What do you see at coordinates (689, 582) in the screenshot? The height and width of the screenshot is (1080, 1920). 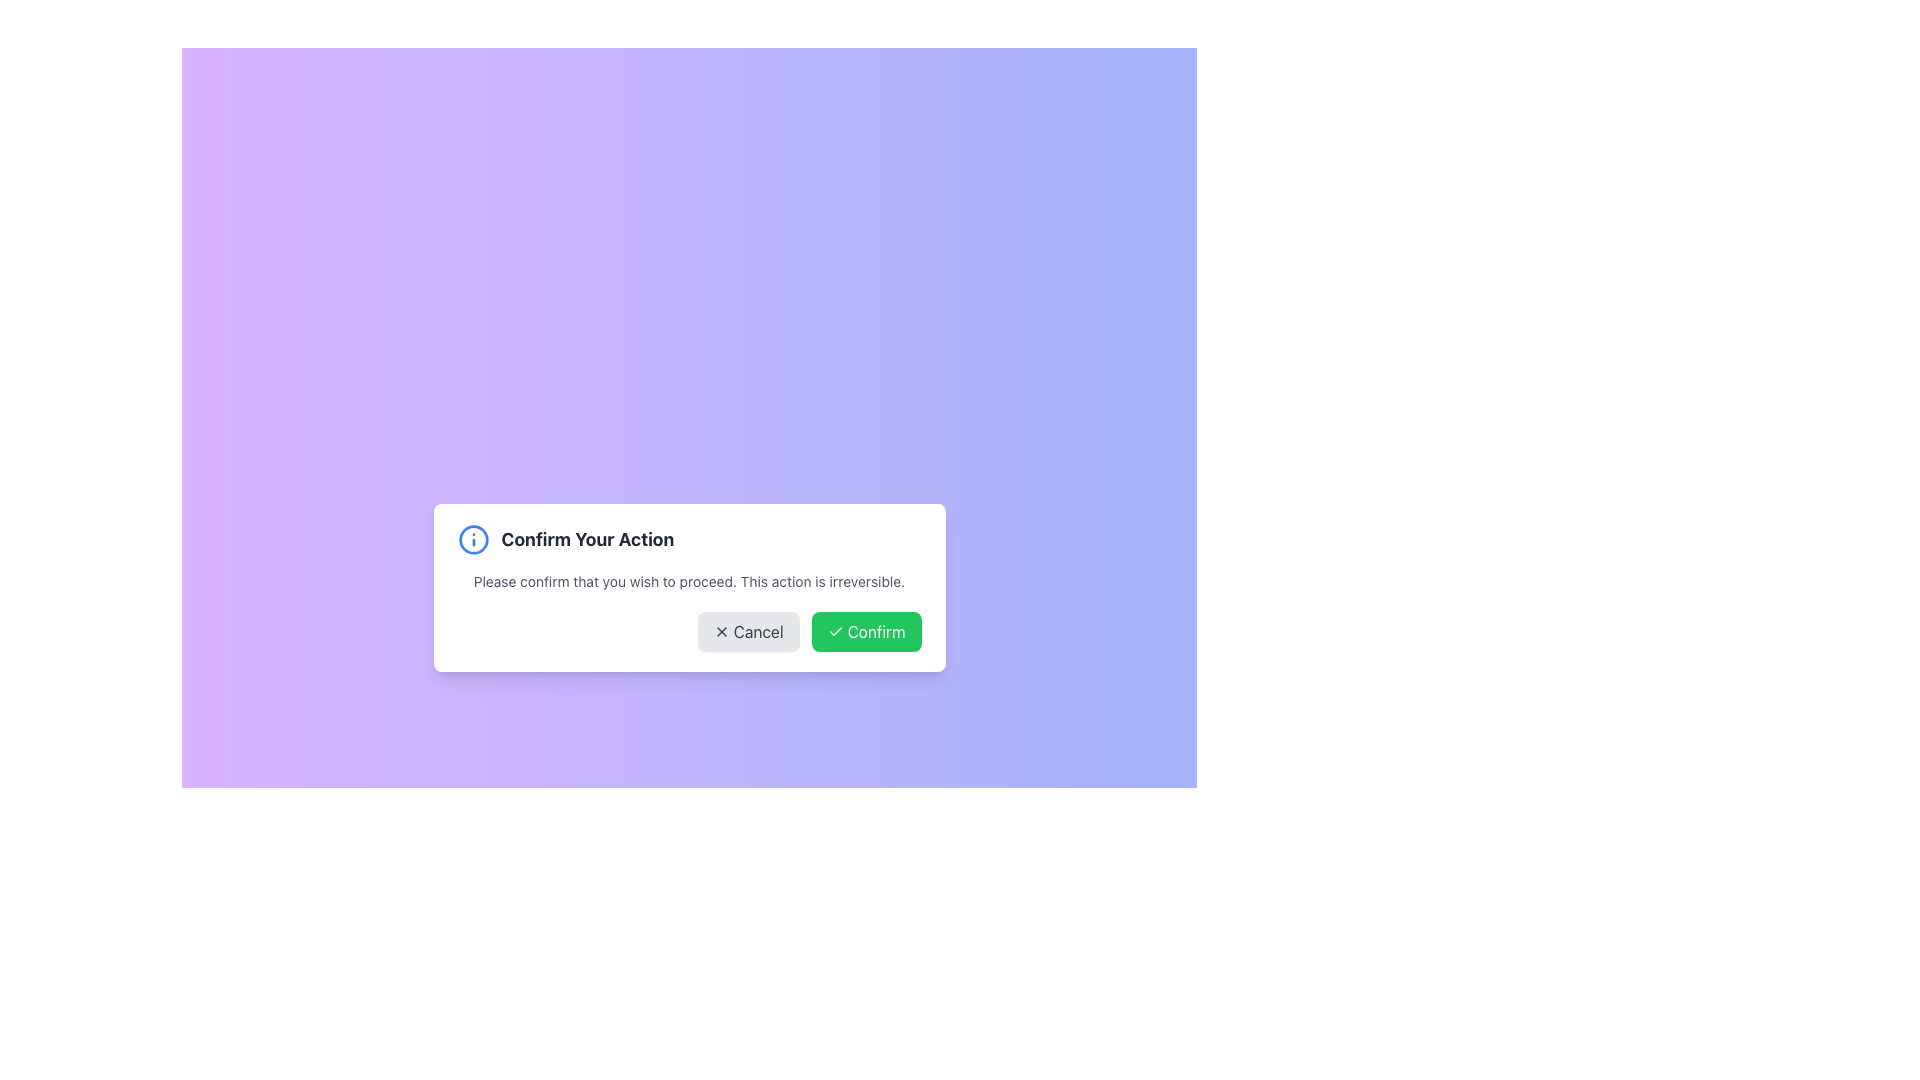 I see `informational text block that contains the message 'Please confirm that you wish to proceed. This action is irreversible.' positioned below the title 'Confirm Your Action' in the central confirmation dialog box` at bounding box center [689, 582].